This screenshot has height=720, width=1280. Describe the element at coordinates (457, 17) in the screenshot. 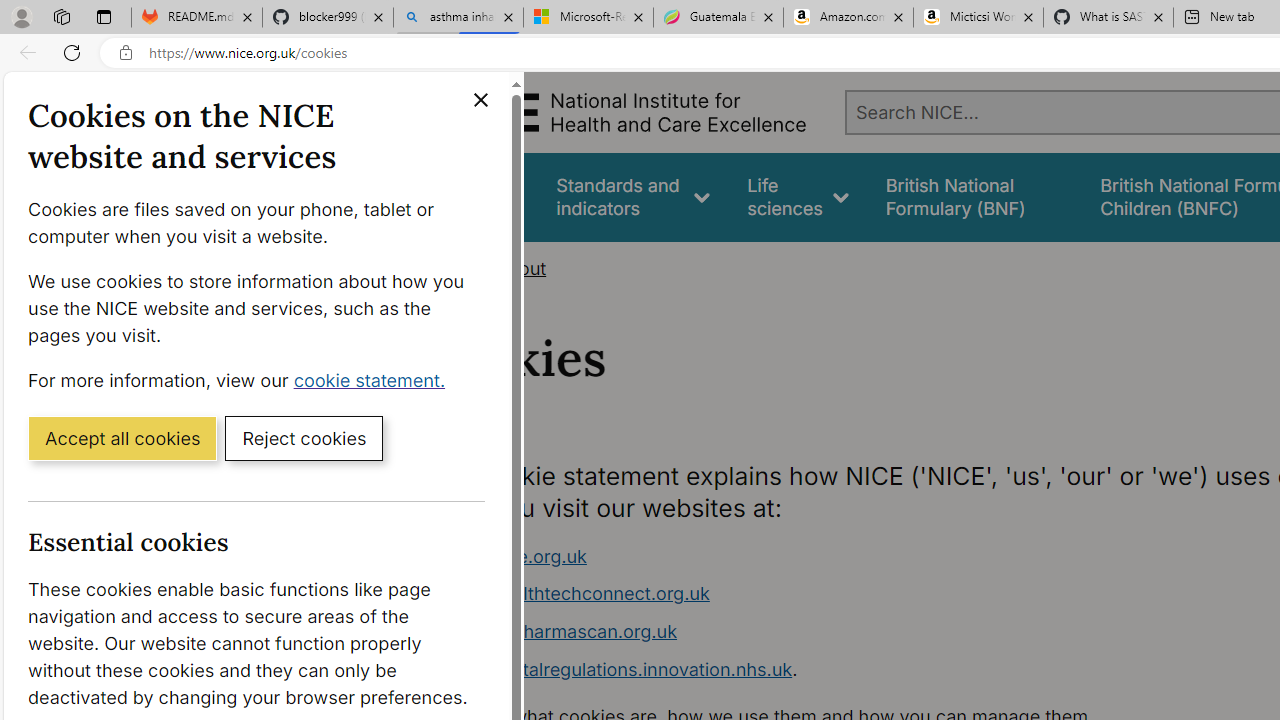

I see `'asthma inhaler - Search'` at that location.